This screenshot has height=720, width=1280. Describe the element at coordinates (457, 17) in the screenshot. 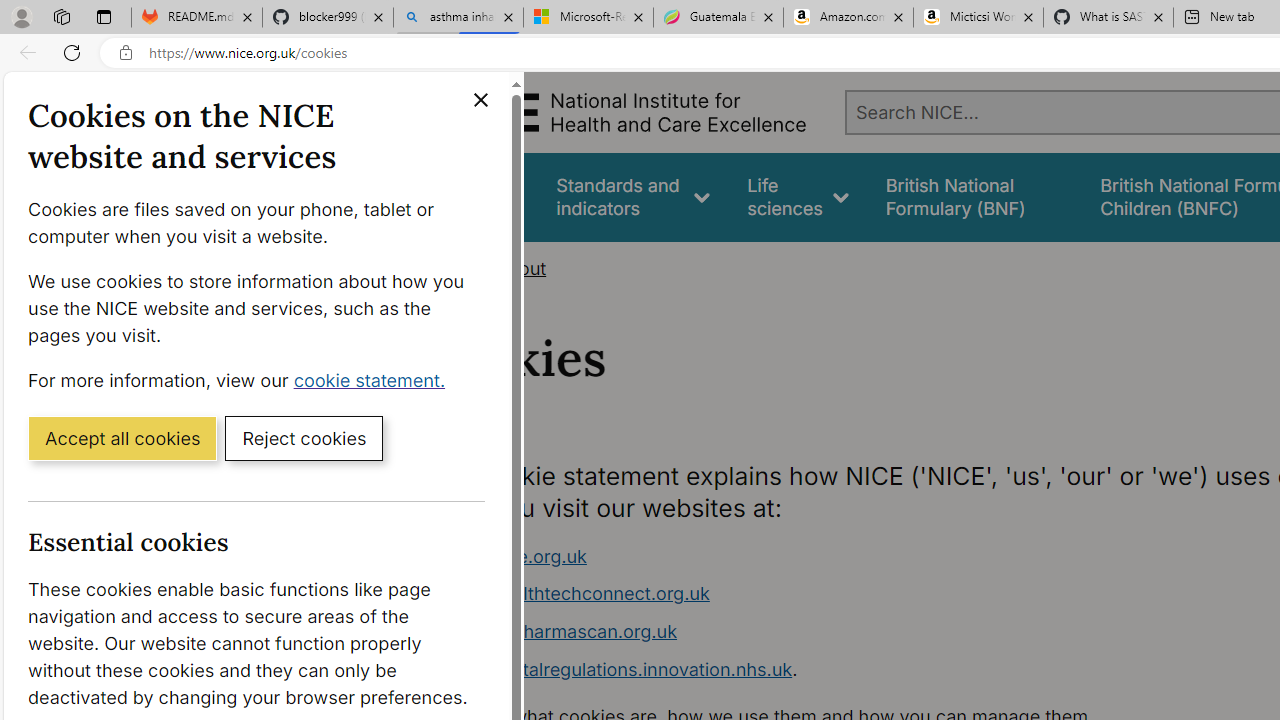

I see `'asthma inhaler - Search'` at that location.